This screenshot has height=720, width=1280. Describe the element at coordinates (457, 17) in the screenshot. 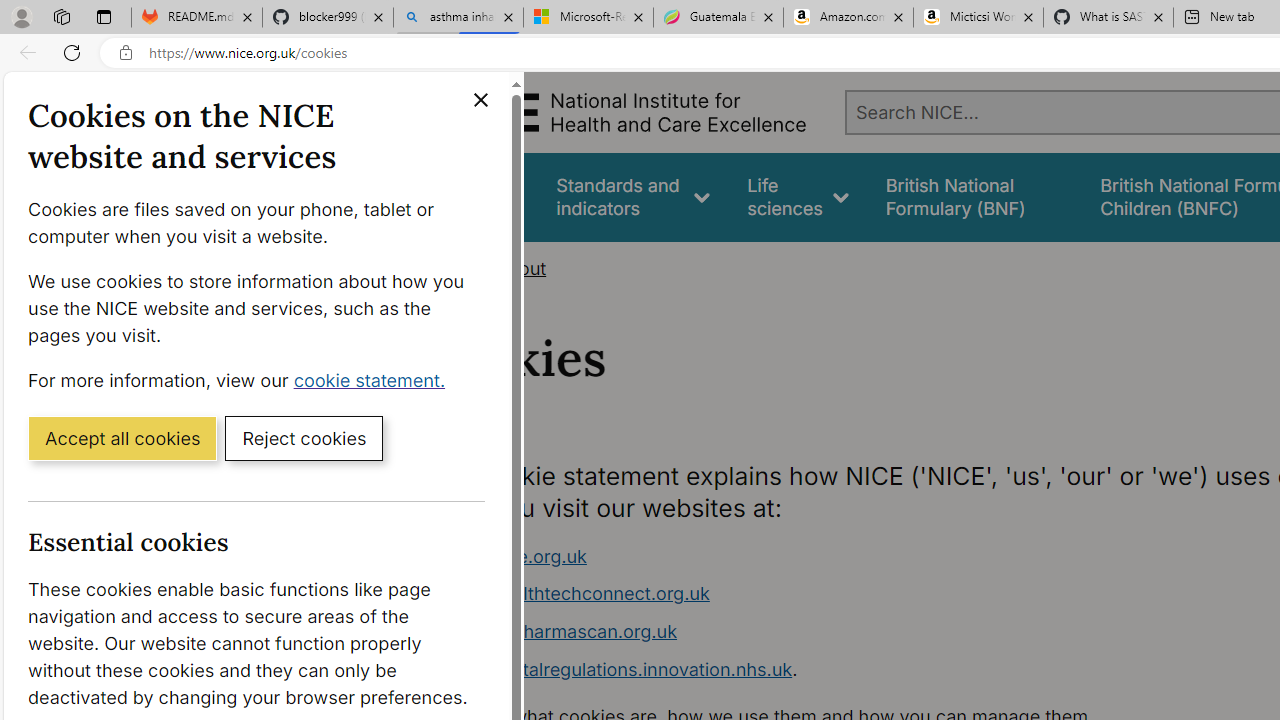

I see `'asthma inhaler - Search'` at that location.